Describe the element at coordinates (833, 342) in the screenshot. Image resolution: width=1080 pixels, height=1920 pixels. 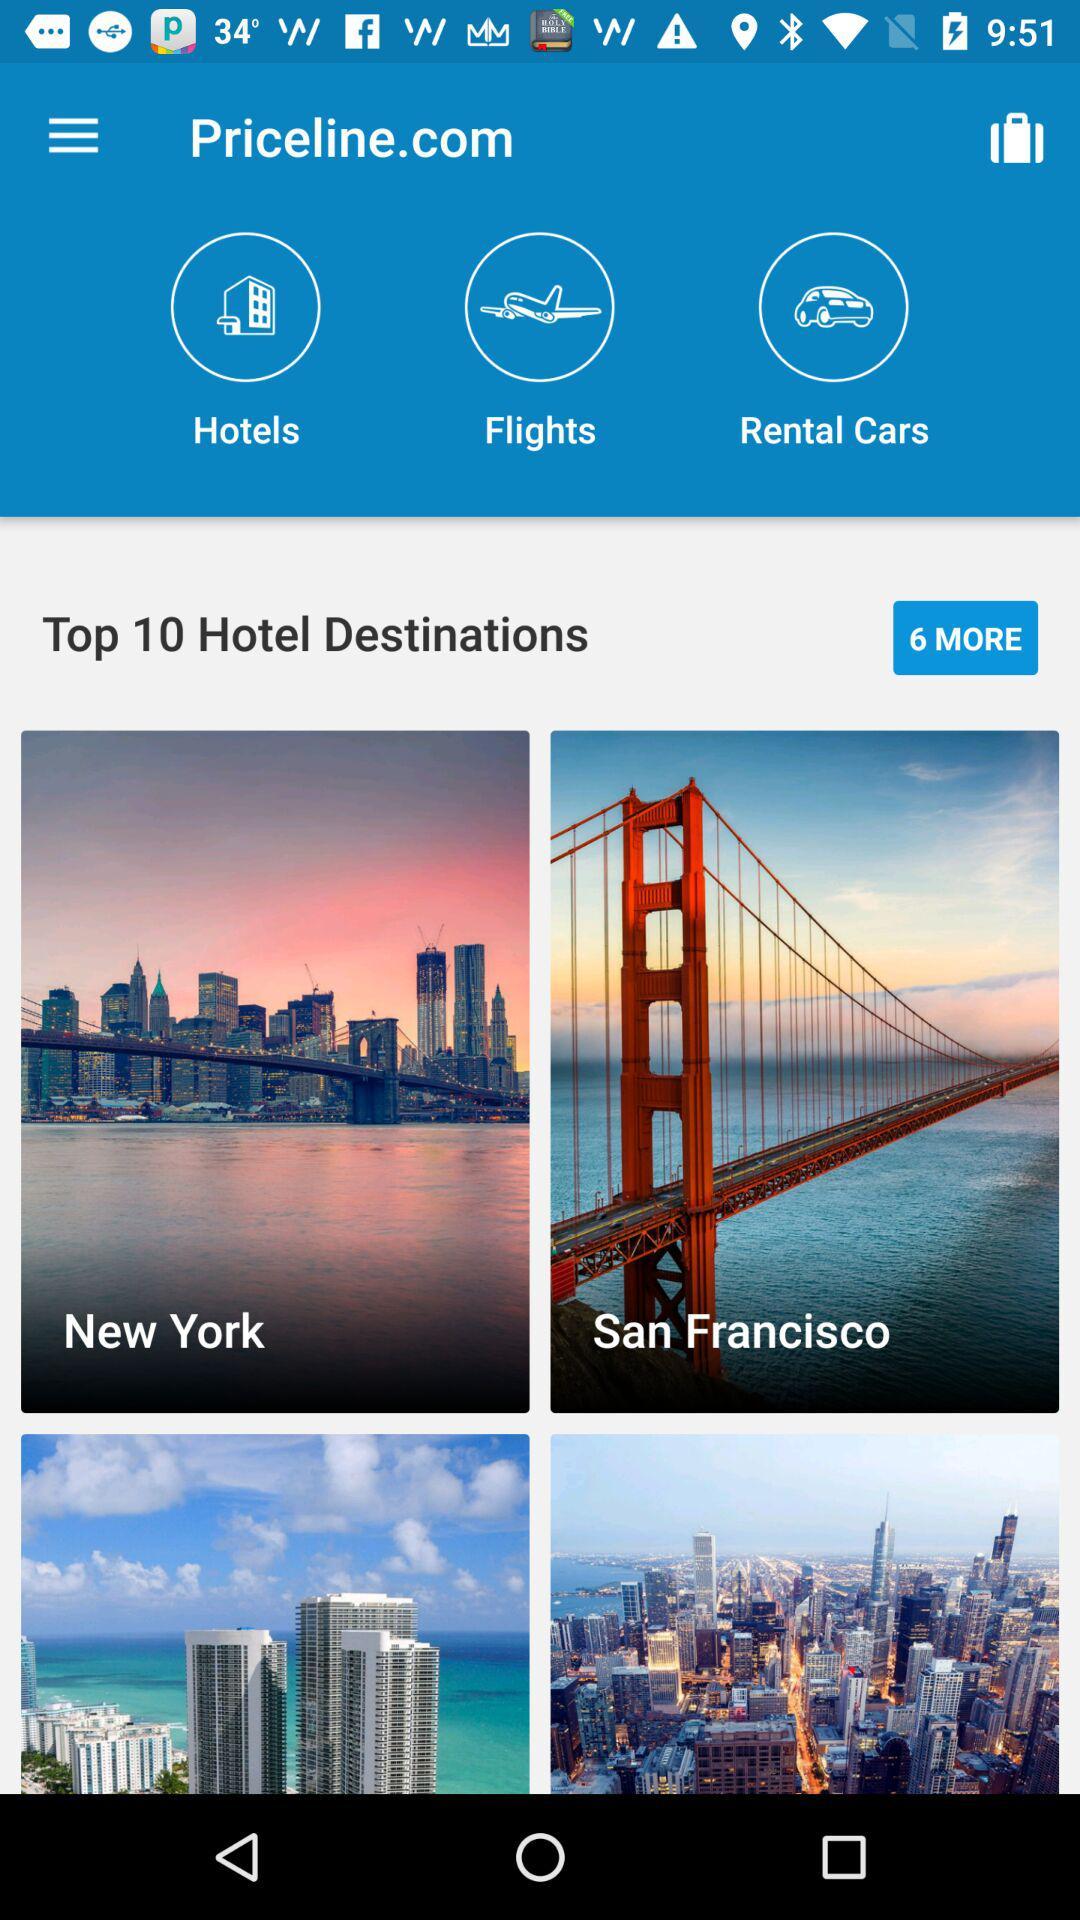
I see `rental cars icon` at that location.